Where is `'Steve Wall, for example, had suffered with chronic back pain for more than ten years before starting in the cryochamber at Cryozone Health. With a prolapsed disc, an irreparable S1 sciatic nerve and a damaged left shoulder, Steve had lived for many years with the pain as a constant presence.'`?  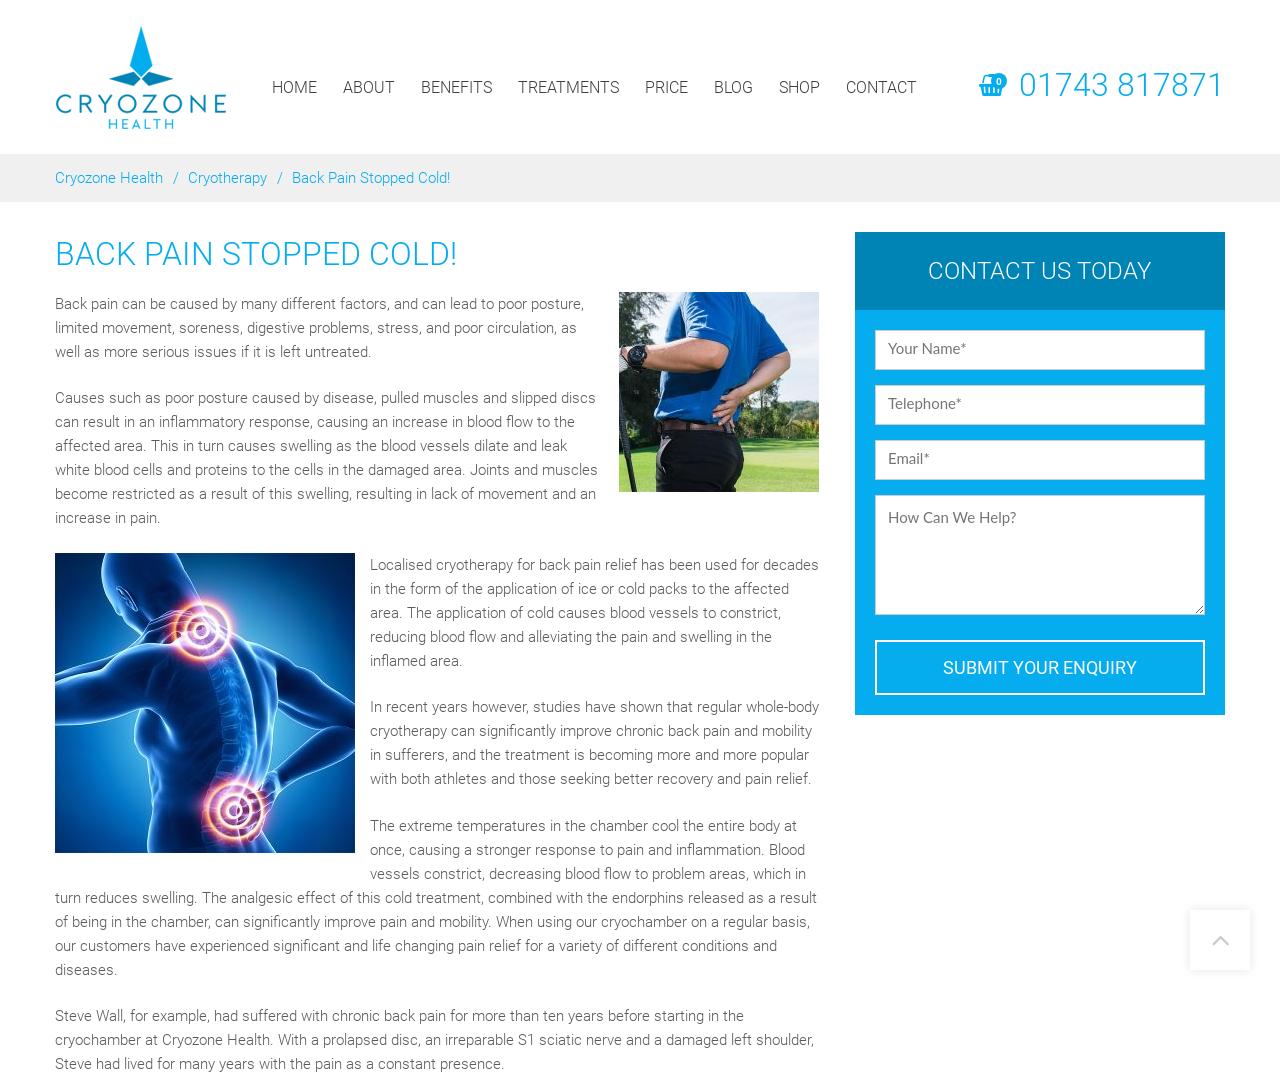 'Steve Wall, for example, had suffered with chronic back pain for more than ten years before starting in the cryochamber at Cryozone Health. With a prolapsed disc, an irreparable S1 sciatic nerve and a damaged left shoulder, Steve had lived for many years with the pain as a constant presence.' is located at coordinates (433, 1039).